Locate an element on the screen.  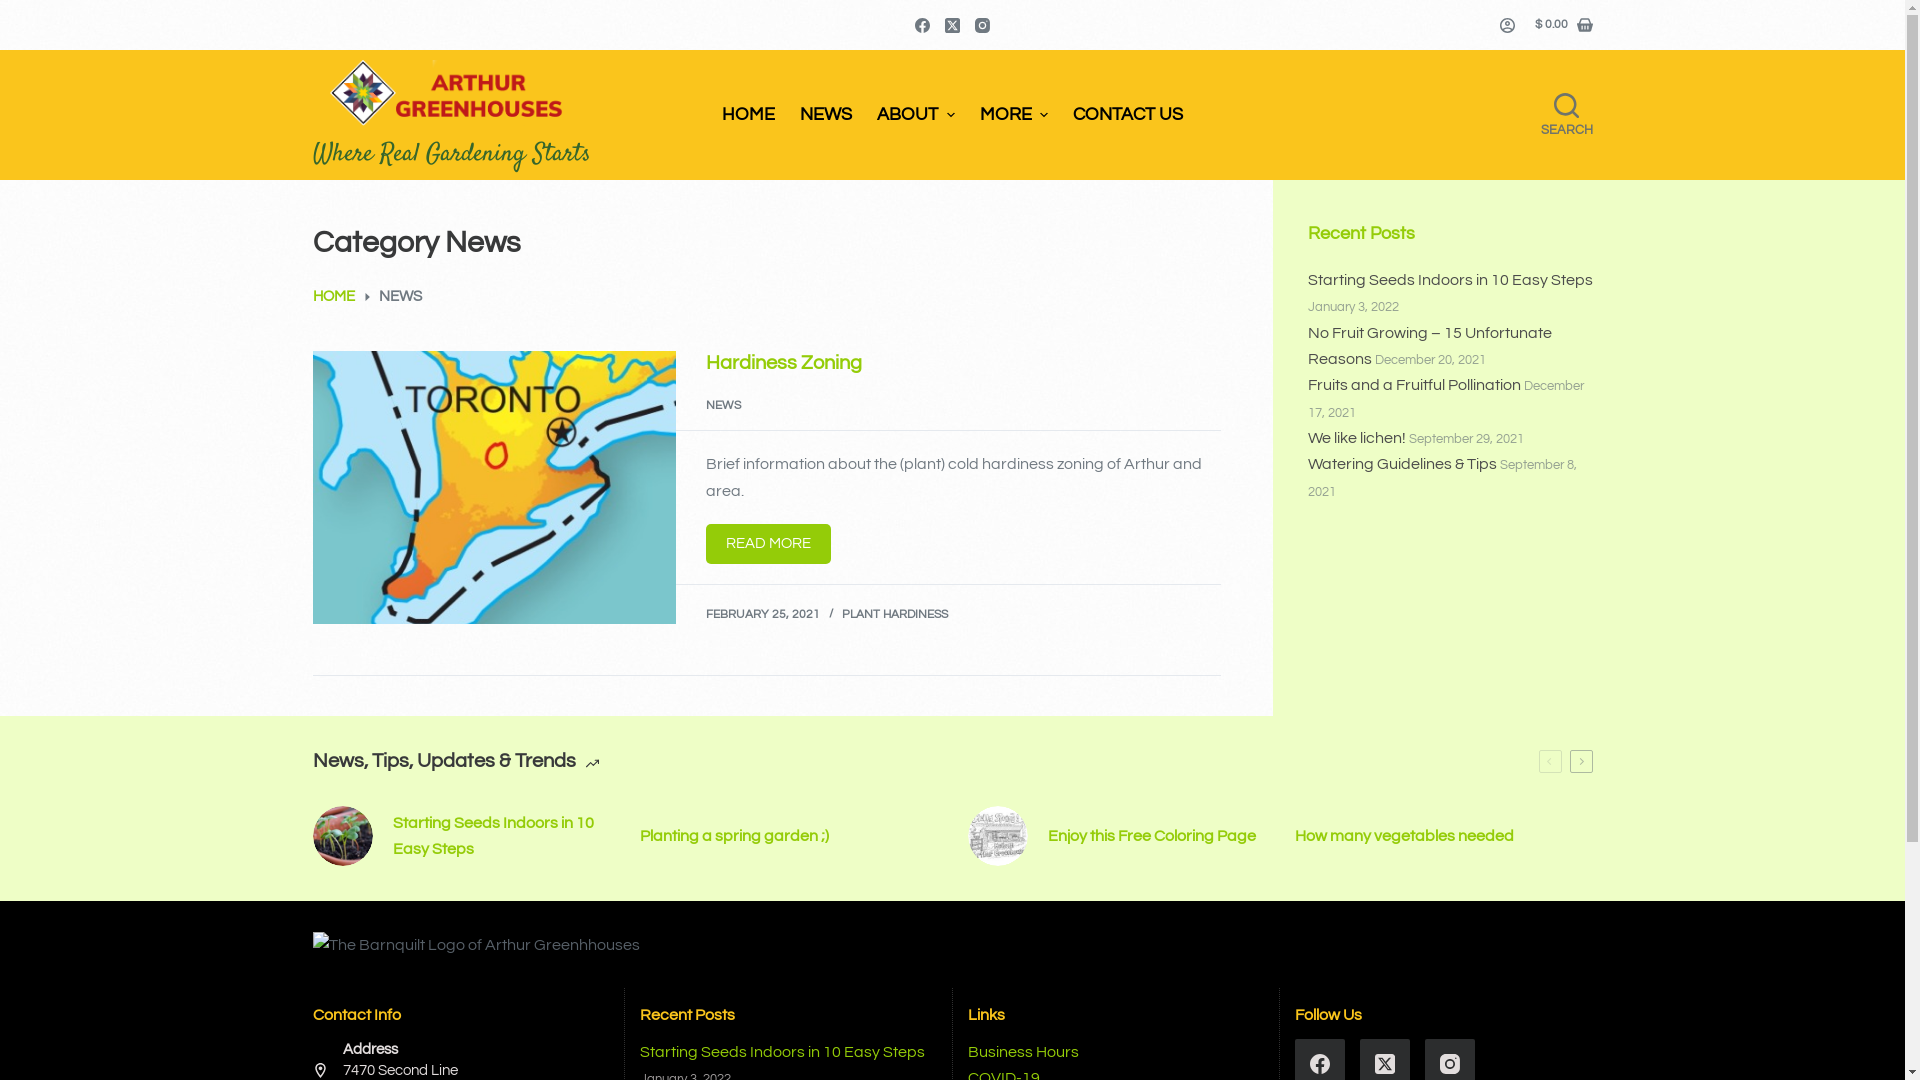
'PLANT HARDINESS' is located at coordinates (841, 613).